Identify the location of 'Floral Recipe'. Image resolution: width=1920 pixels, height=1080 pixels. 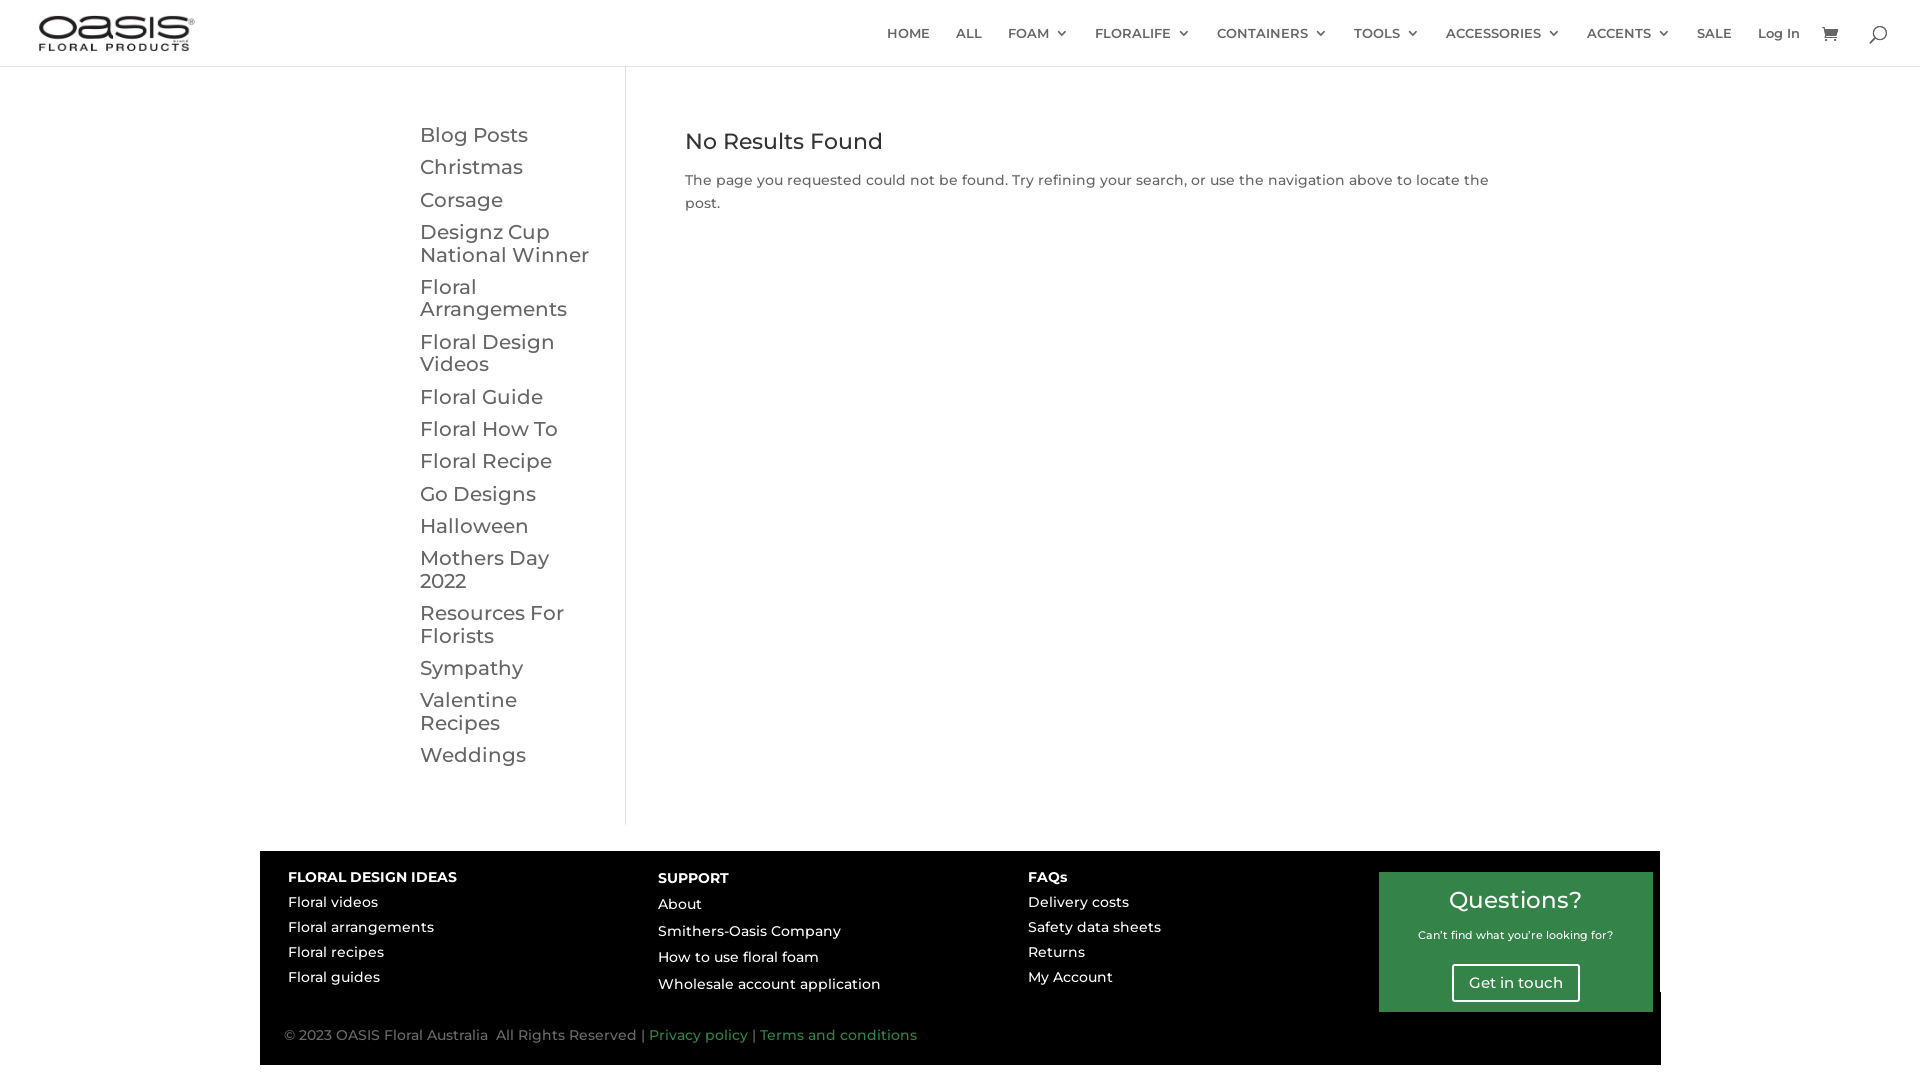
(485, 461).